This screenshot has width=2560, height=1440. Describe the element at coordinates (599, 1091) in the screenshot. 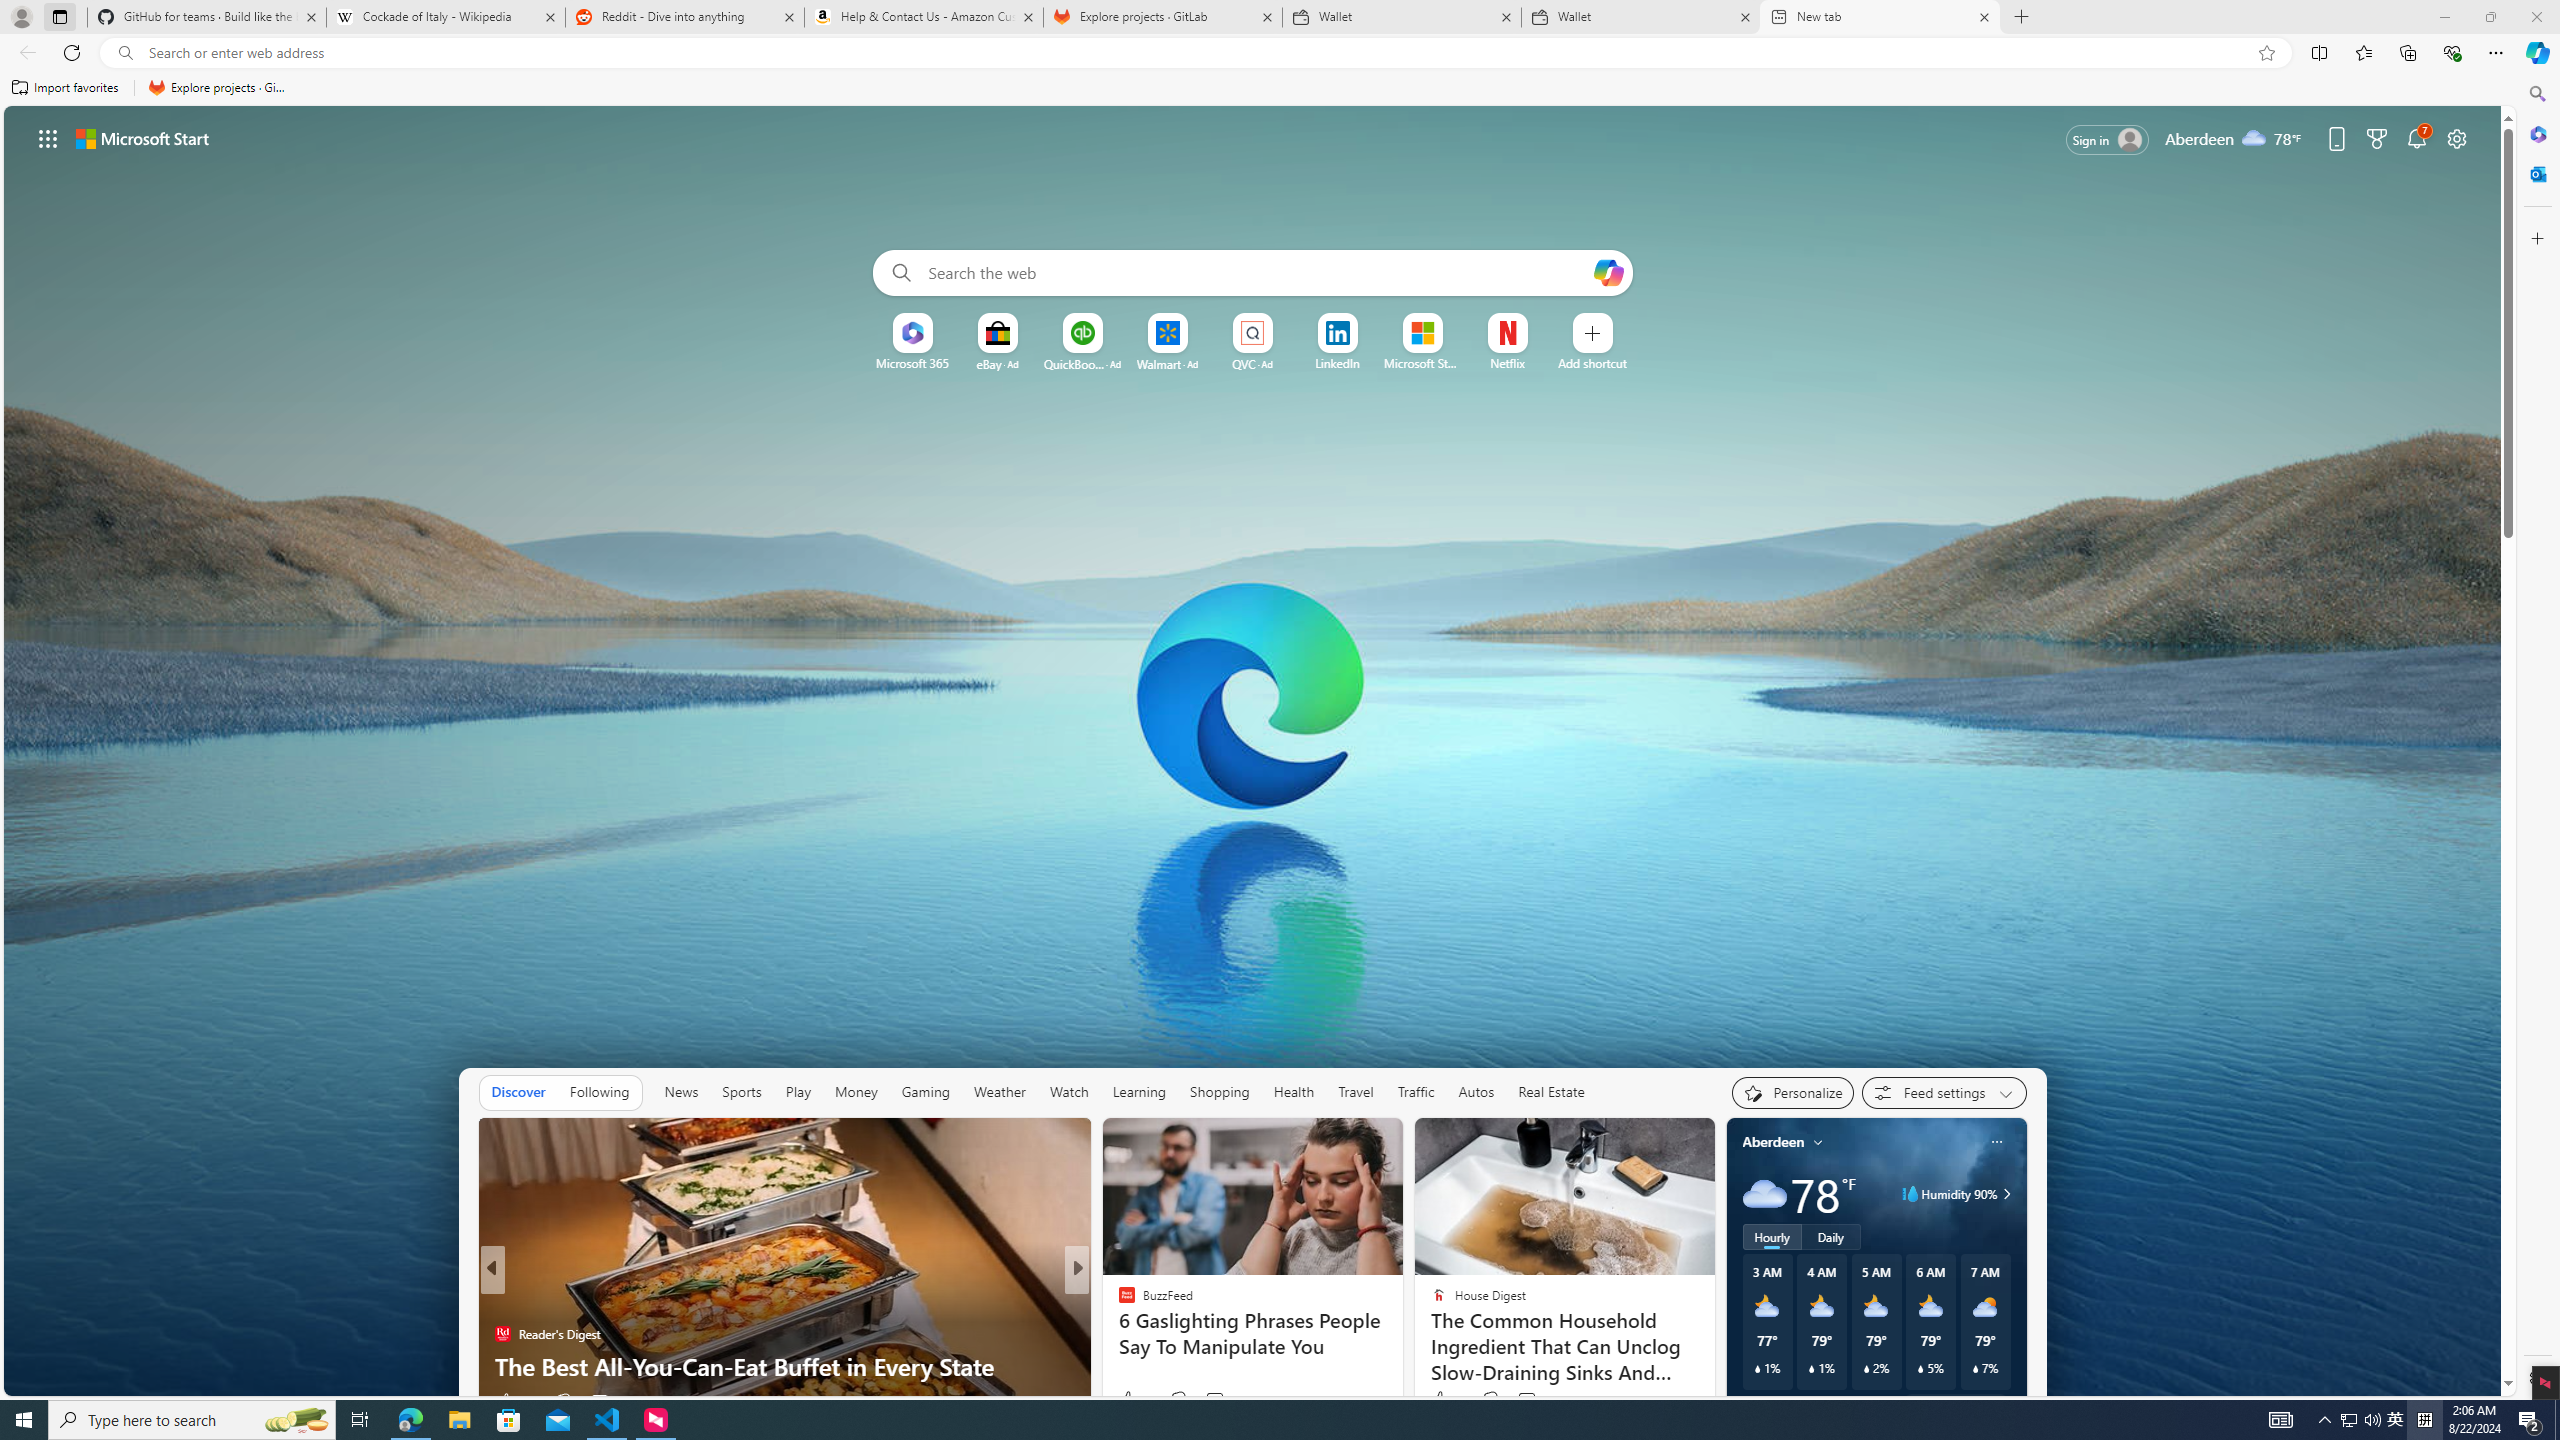

I see `'Following'` at that location.